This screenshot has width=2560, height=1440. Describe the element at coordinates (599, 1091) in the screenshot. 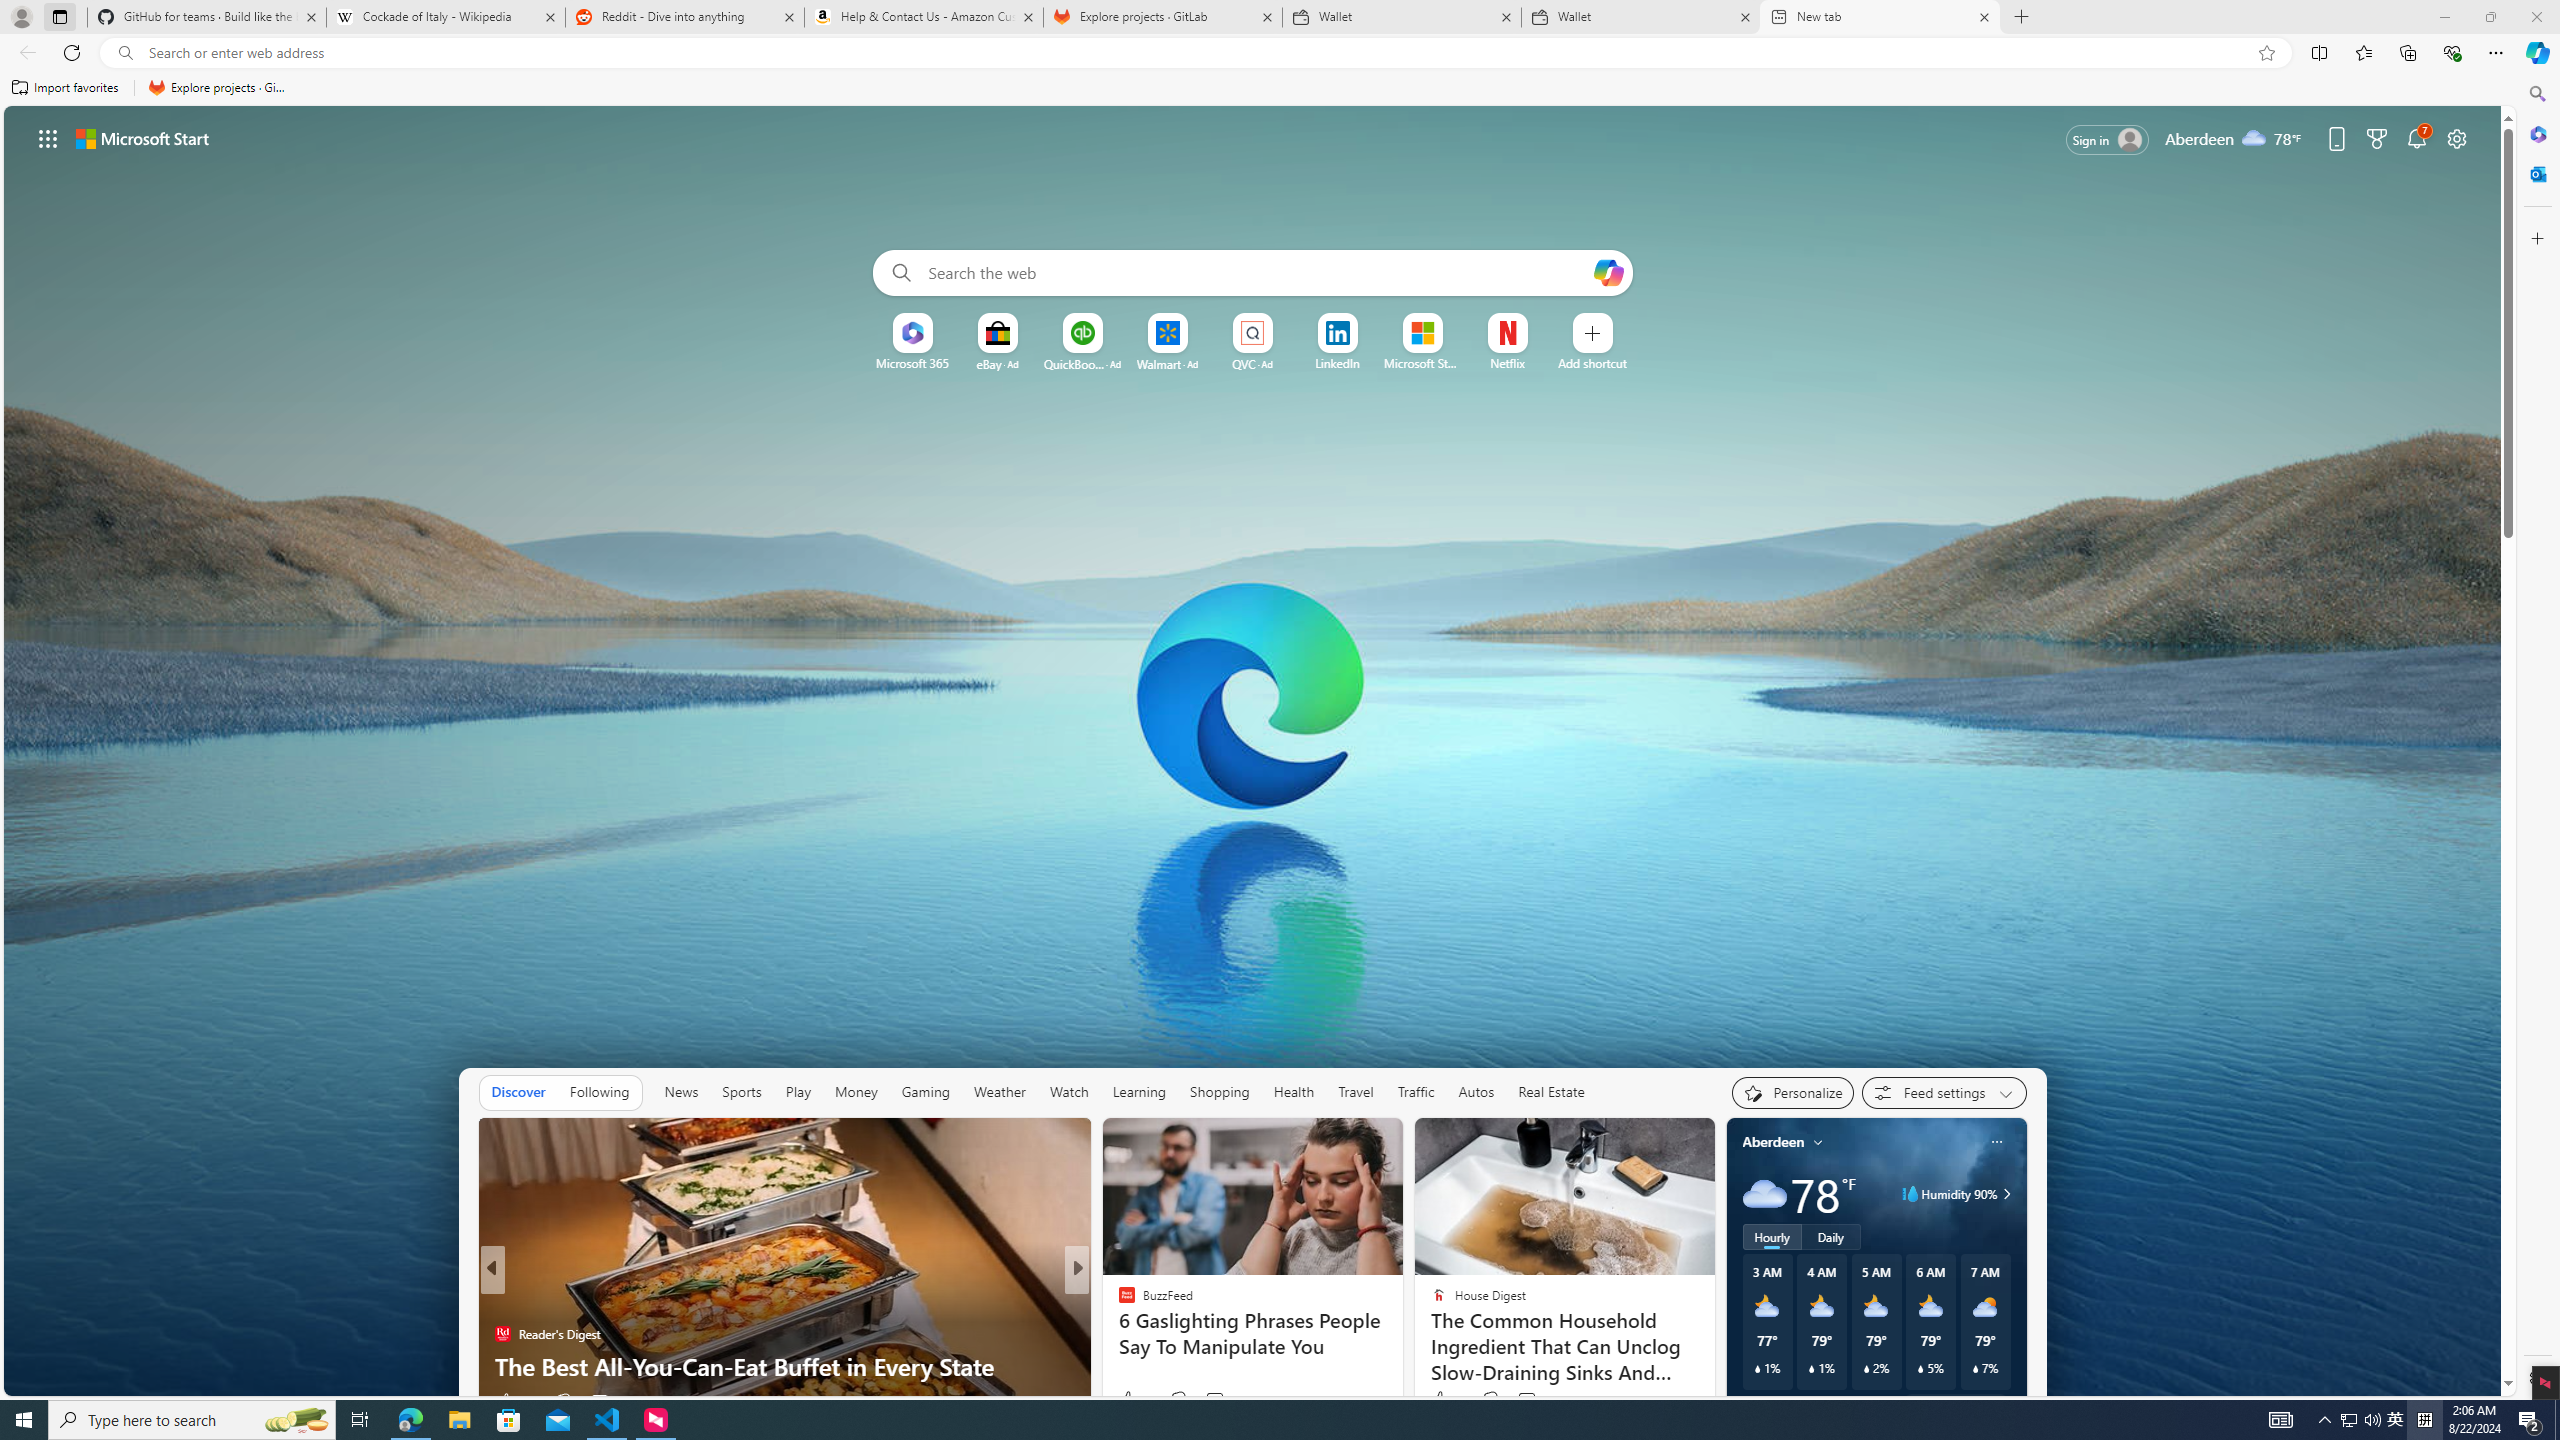

I see `'Following'` at that location.